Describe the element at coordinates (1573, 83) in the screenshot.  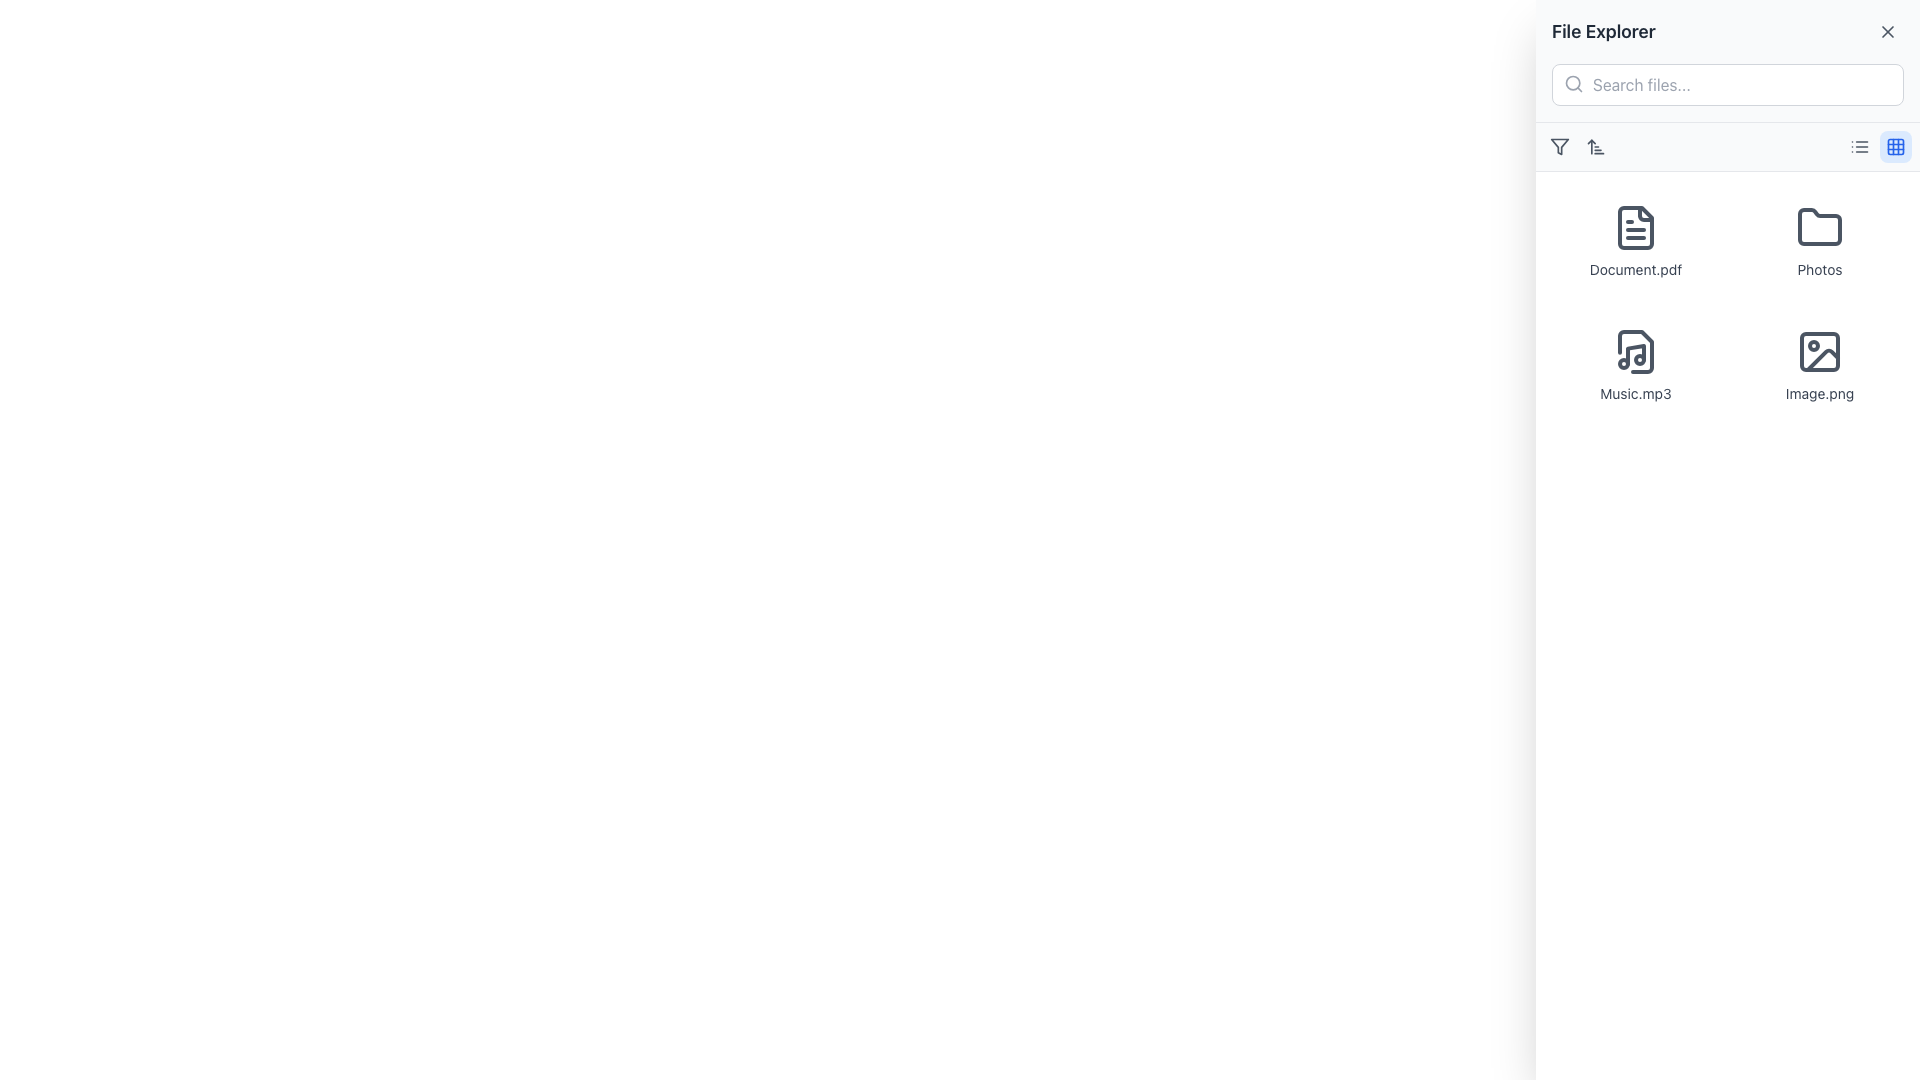
I see `the search icon located on the left side of the 'Search files...' text input field in the toolbar at the top of the file explorer interface` at that location.